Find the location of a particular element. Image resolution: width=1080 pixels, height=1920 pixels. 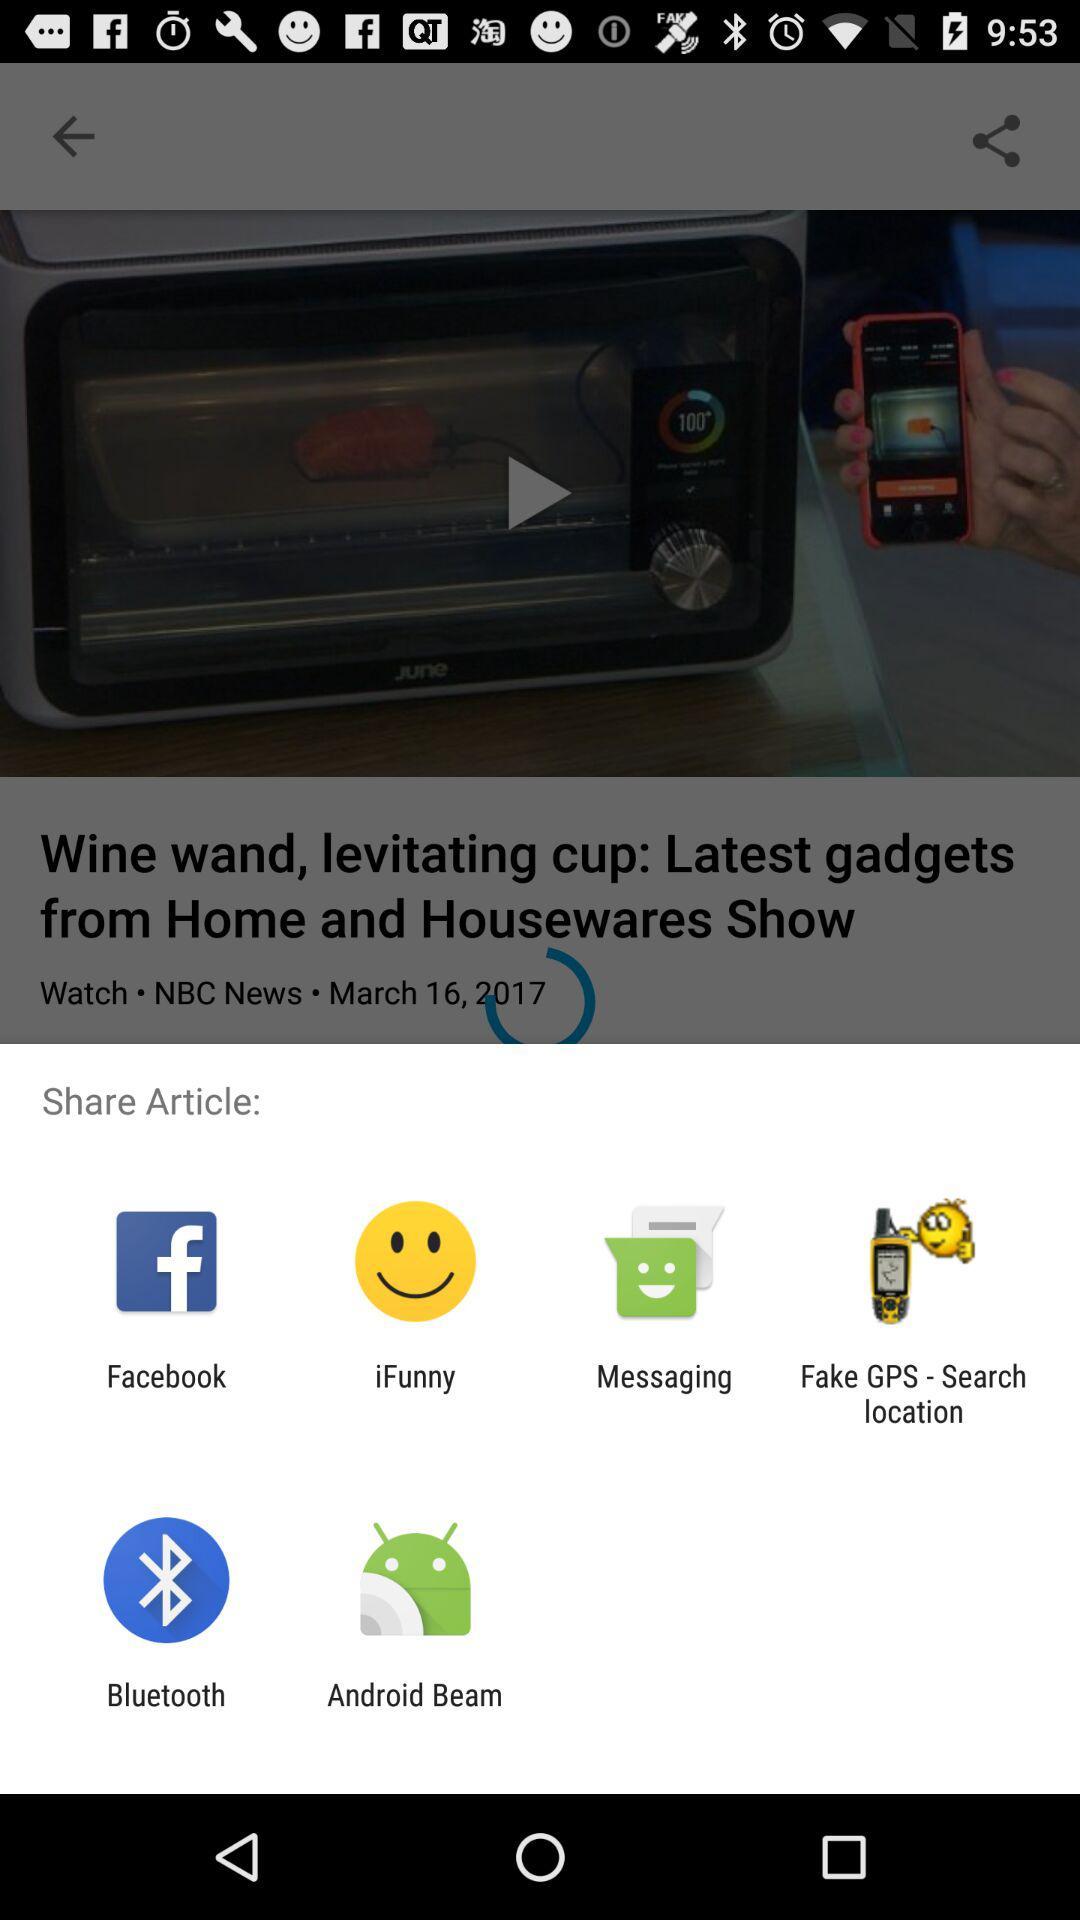

the app to the left of fake gps search app is located at coordinates (664, 1392).